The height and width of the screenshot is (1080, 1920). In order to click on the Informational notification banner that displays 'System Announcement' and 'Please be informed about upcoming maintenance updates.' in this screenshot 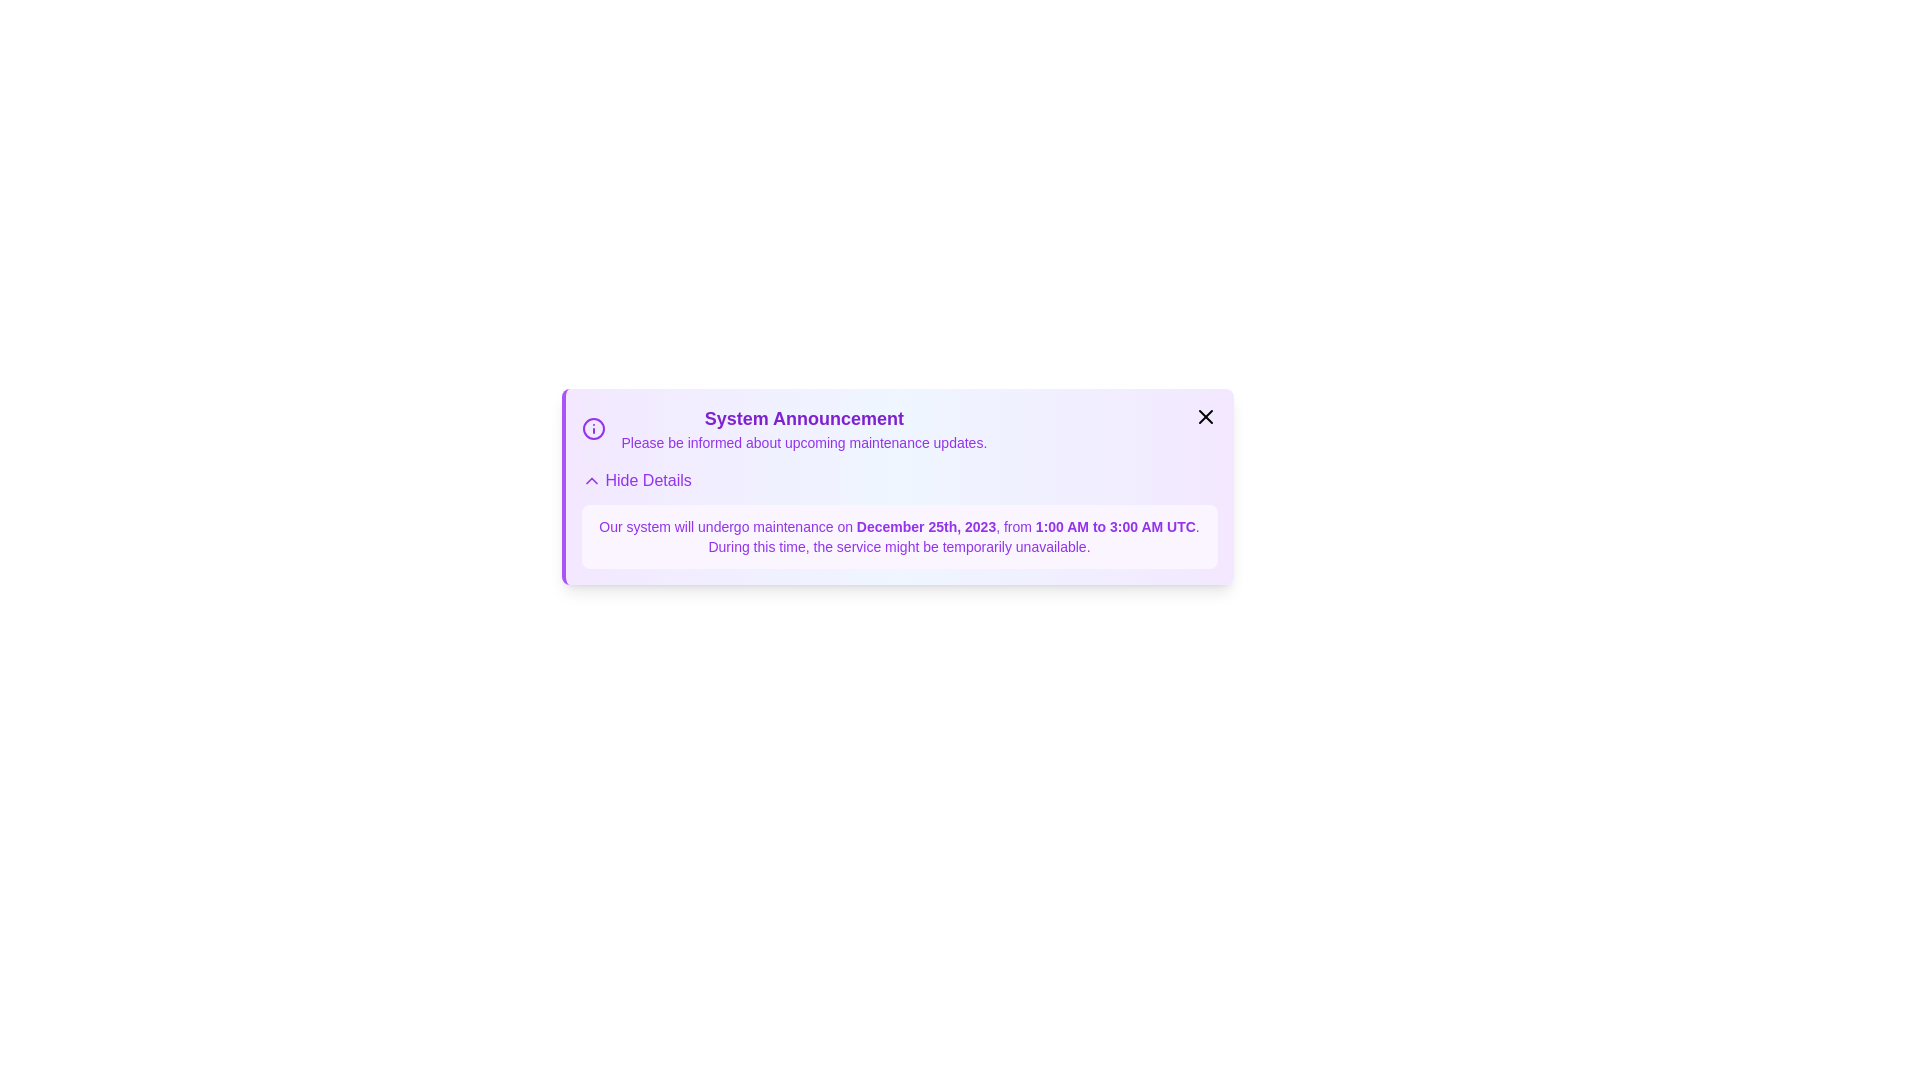, I will do `click(783, 427)`.